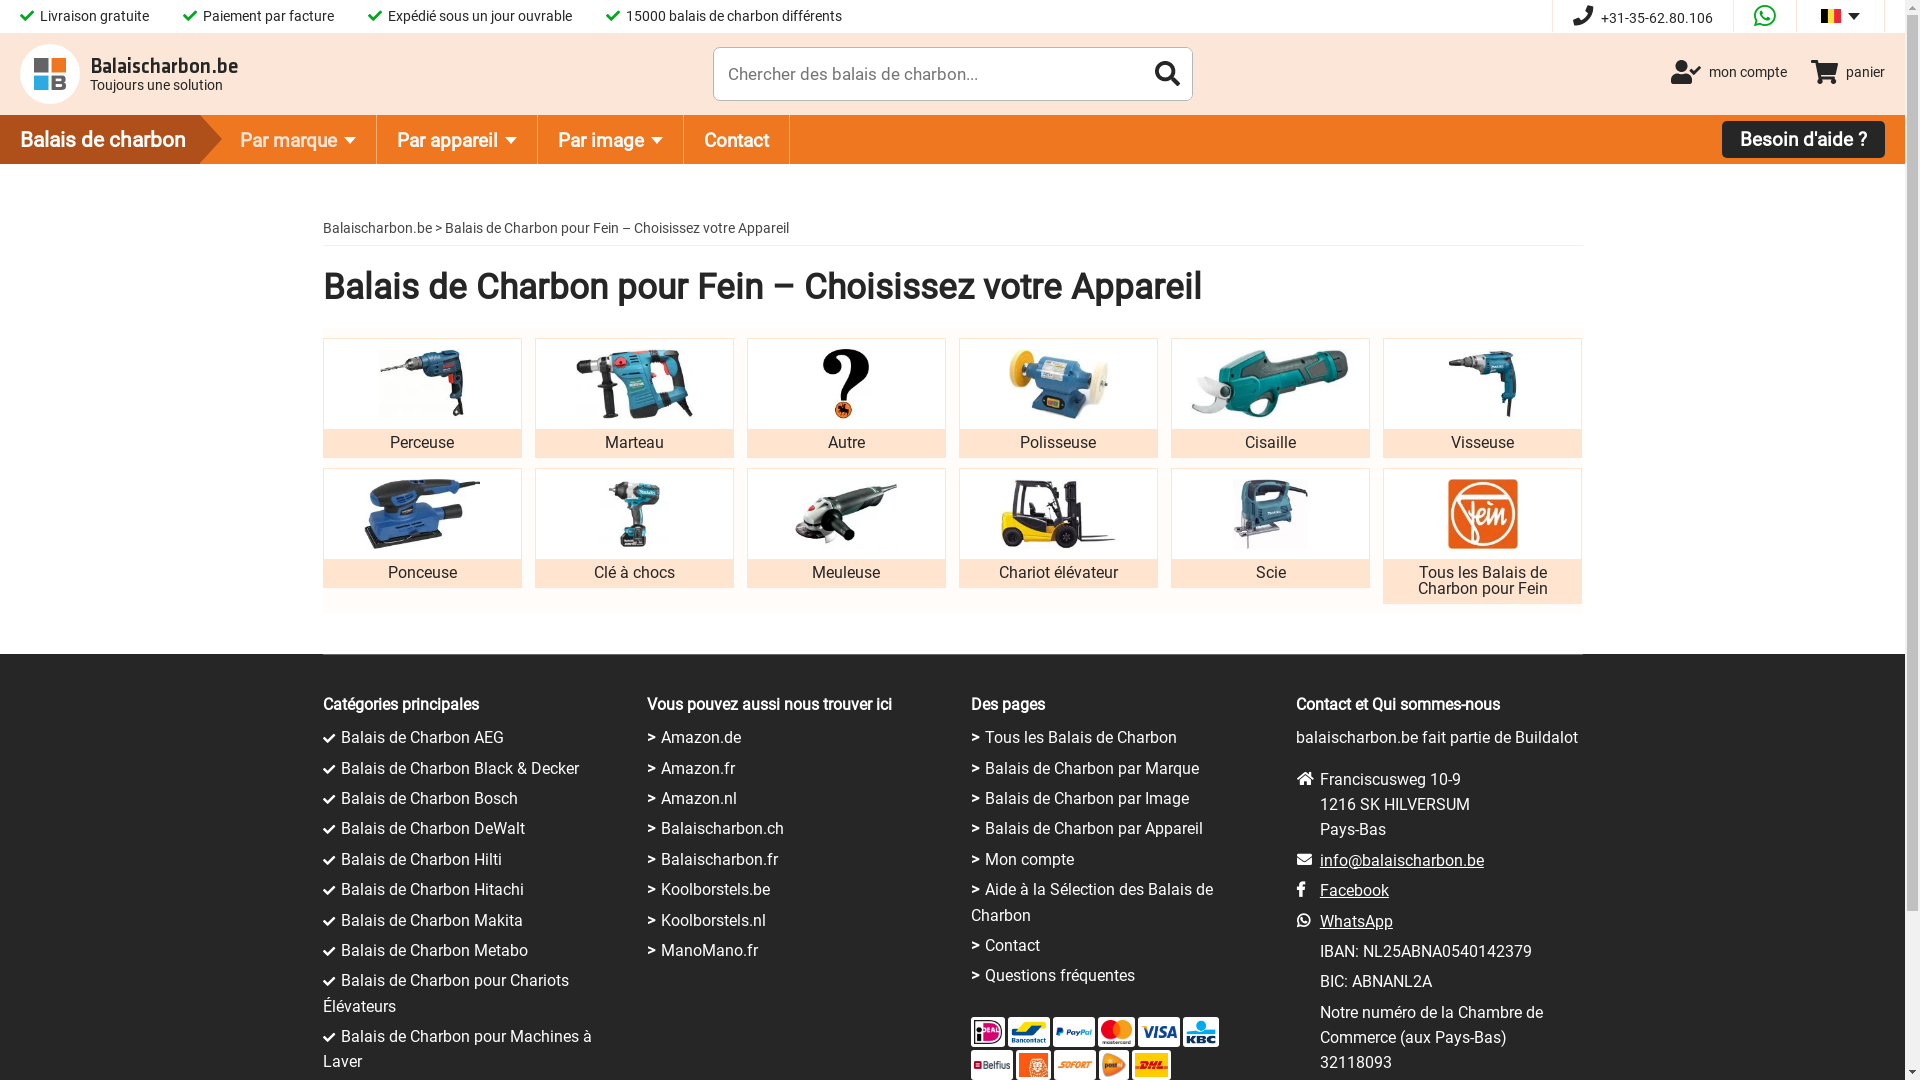 Image resolution: width=1920 pixels, height=1080 pixels. What do you see at coordinates (1830, 15) in the screenshot?
I see `'be'` at bounding box center [1830, 15].